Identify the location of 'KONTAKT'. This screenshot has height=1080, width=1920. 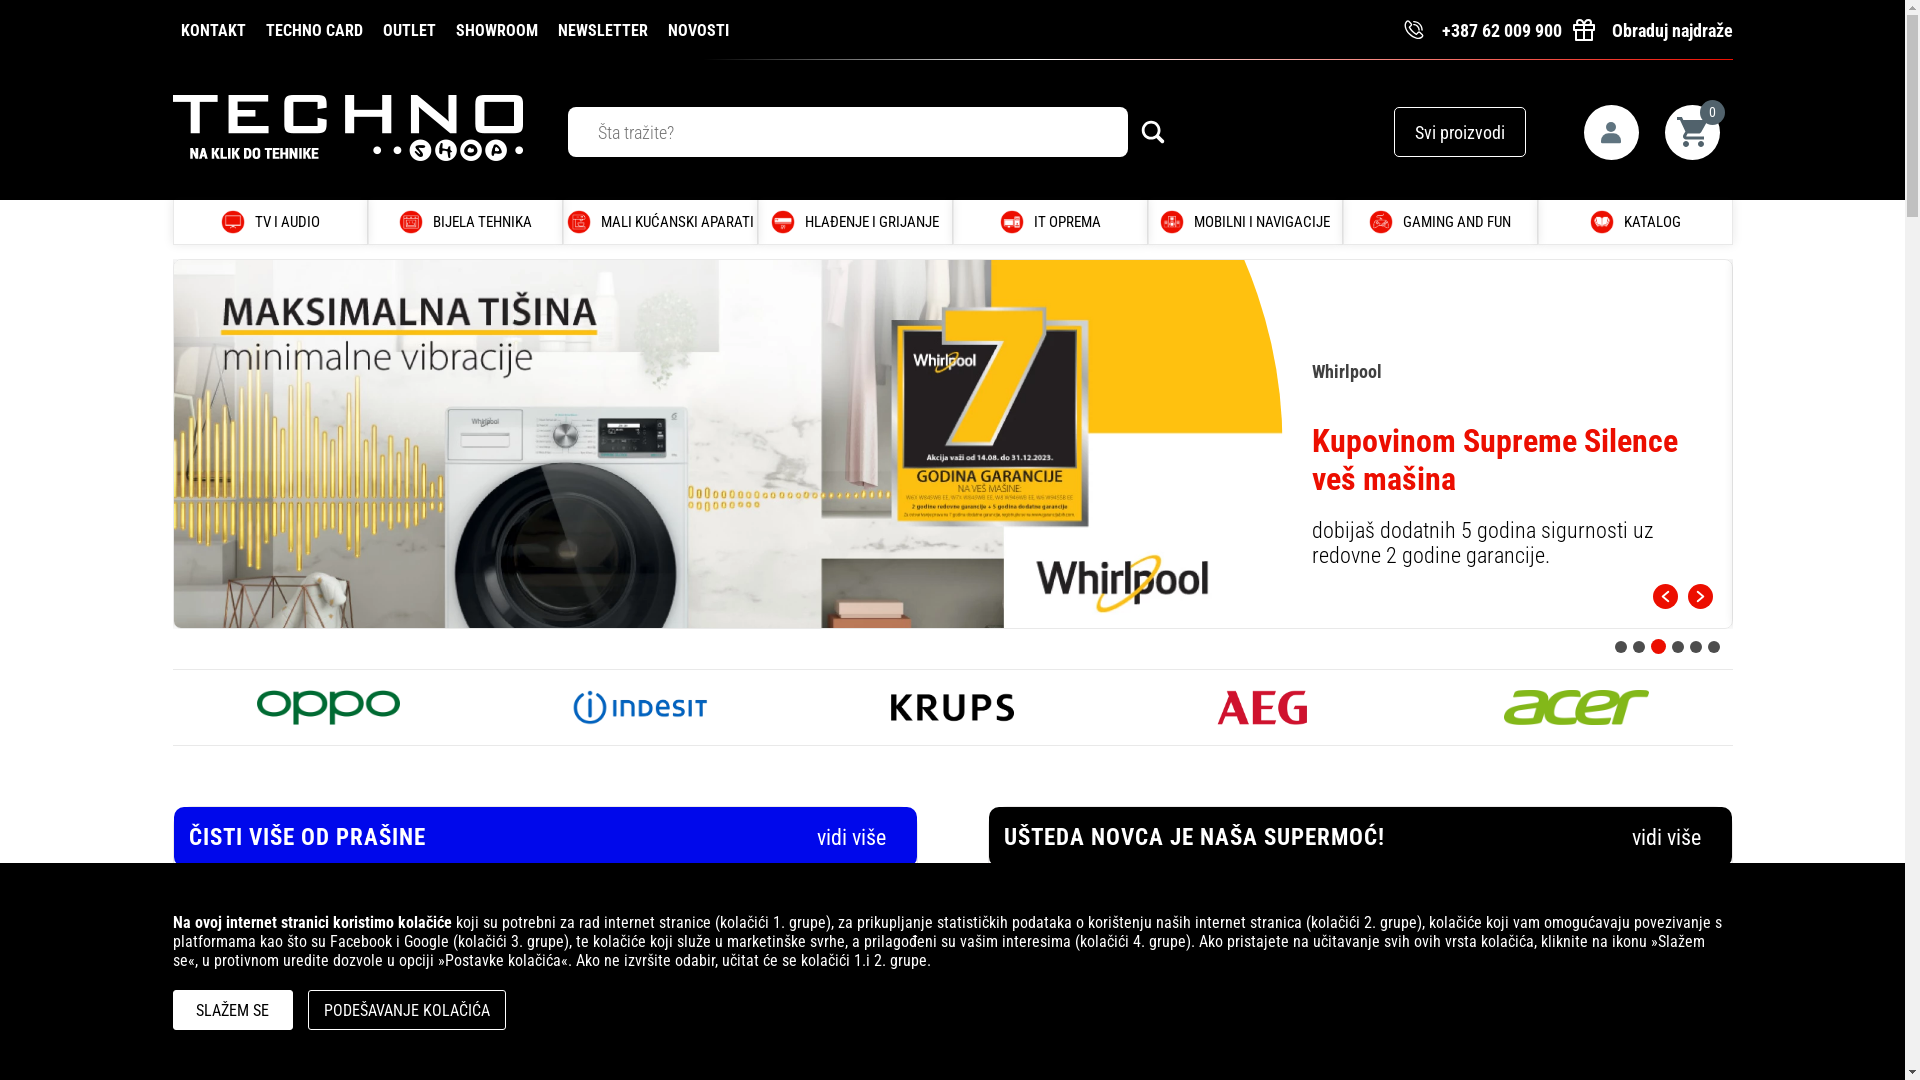
(212, 29).